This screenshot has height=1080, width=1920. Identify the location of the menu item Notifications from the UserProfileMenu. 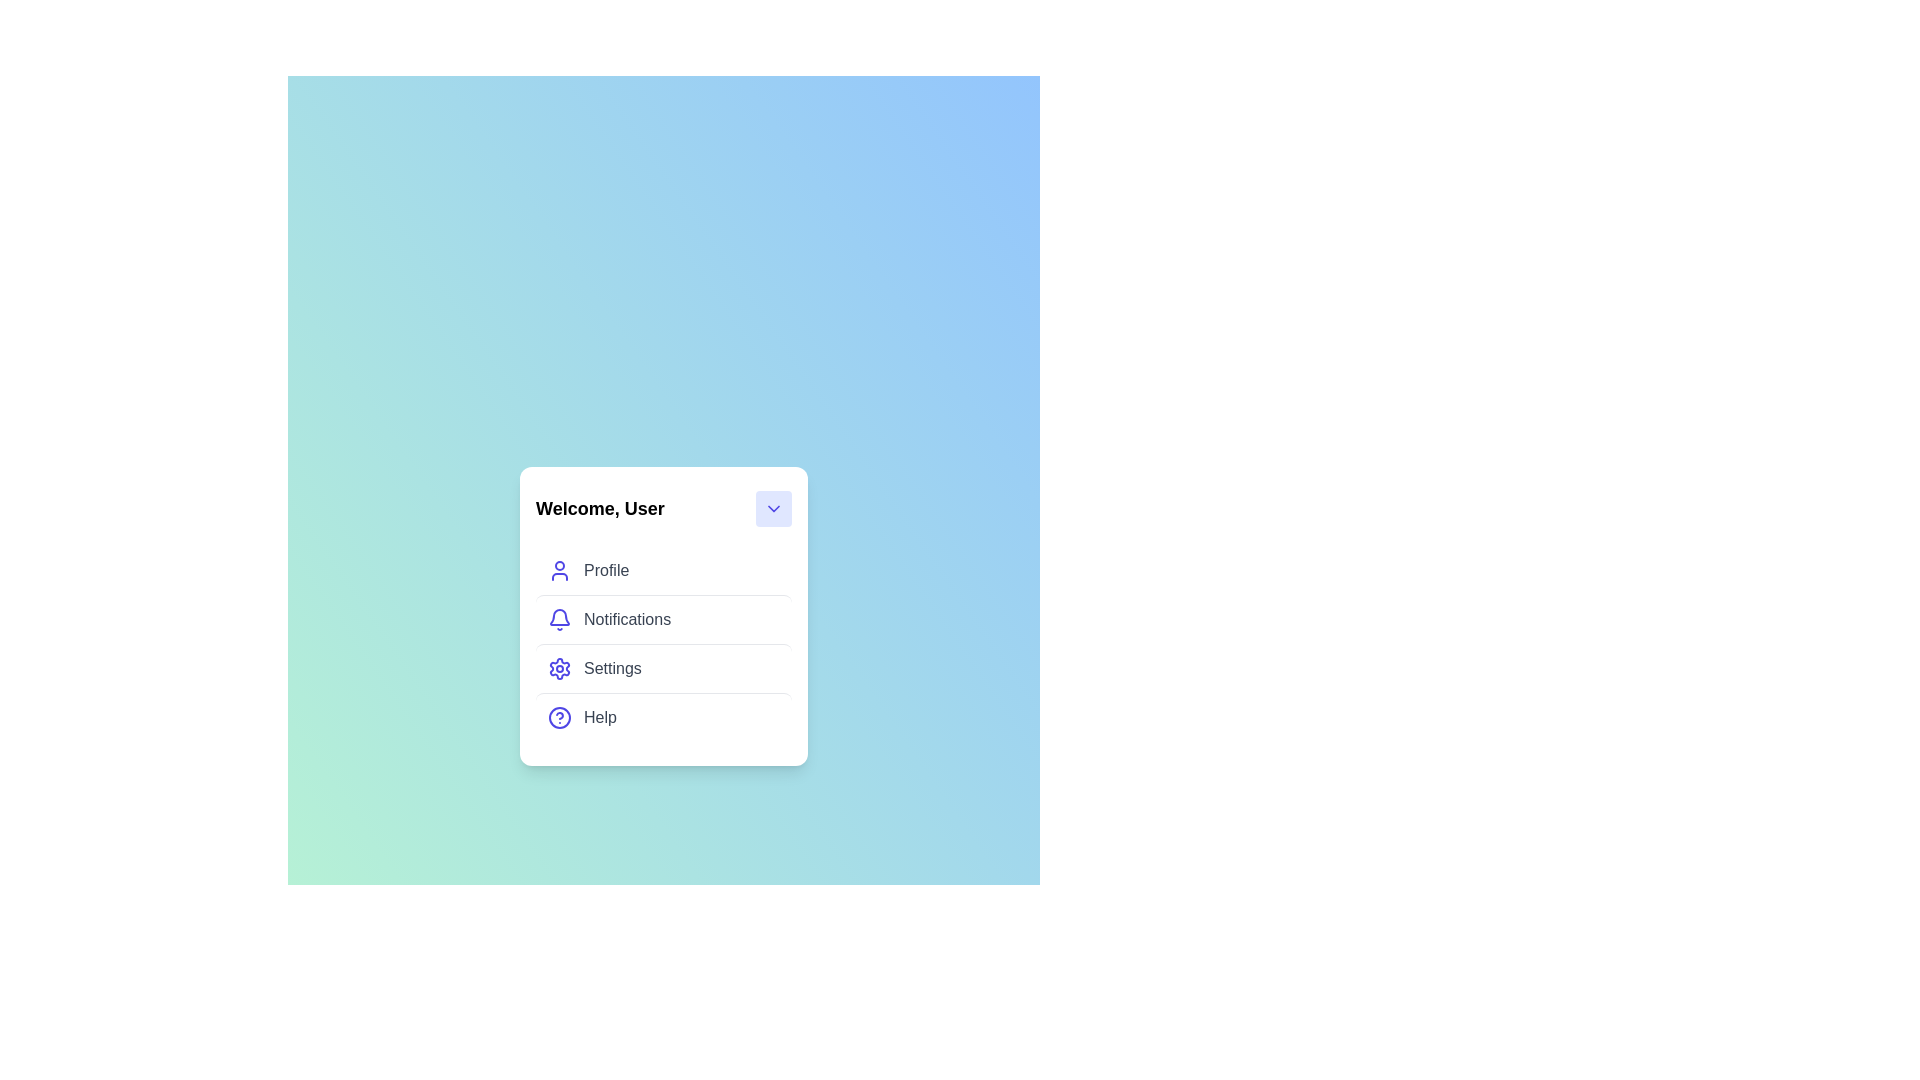
(663, 617).